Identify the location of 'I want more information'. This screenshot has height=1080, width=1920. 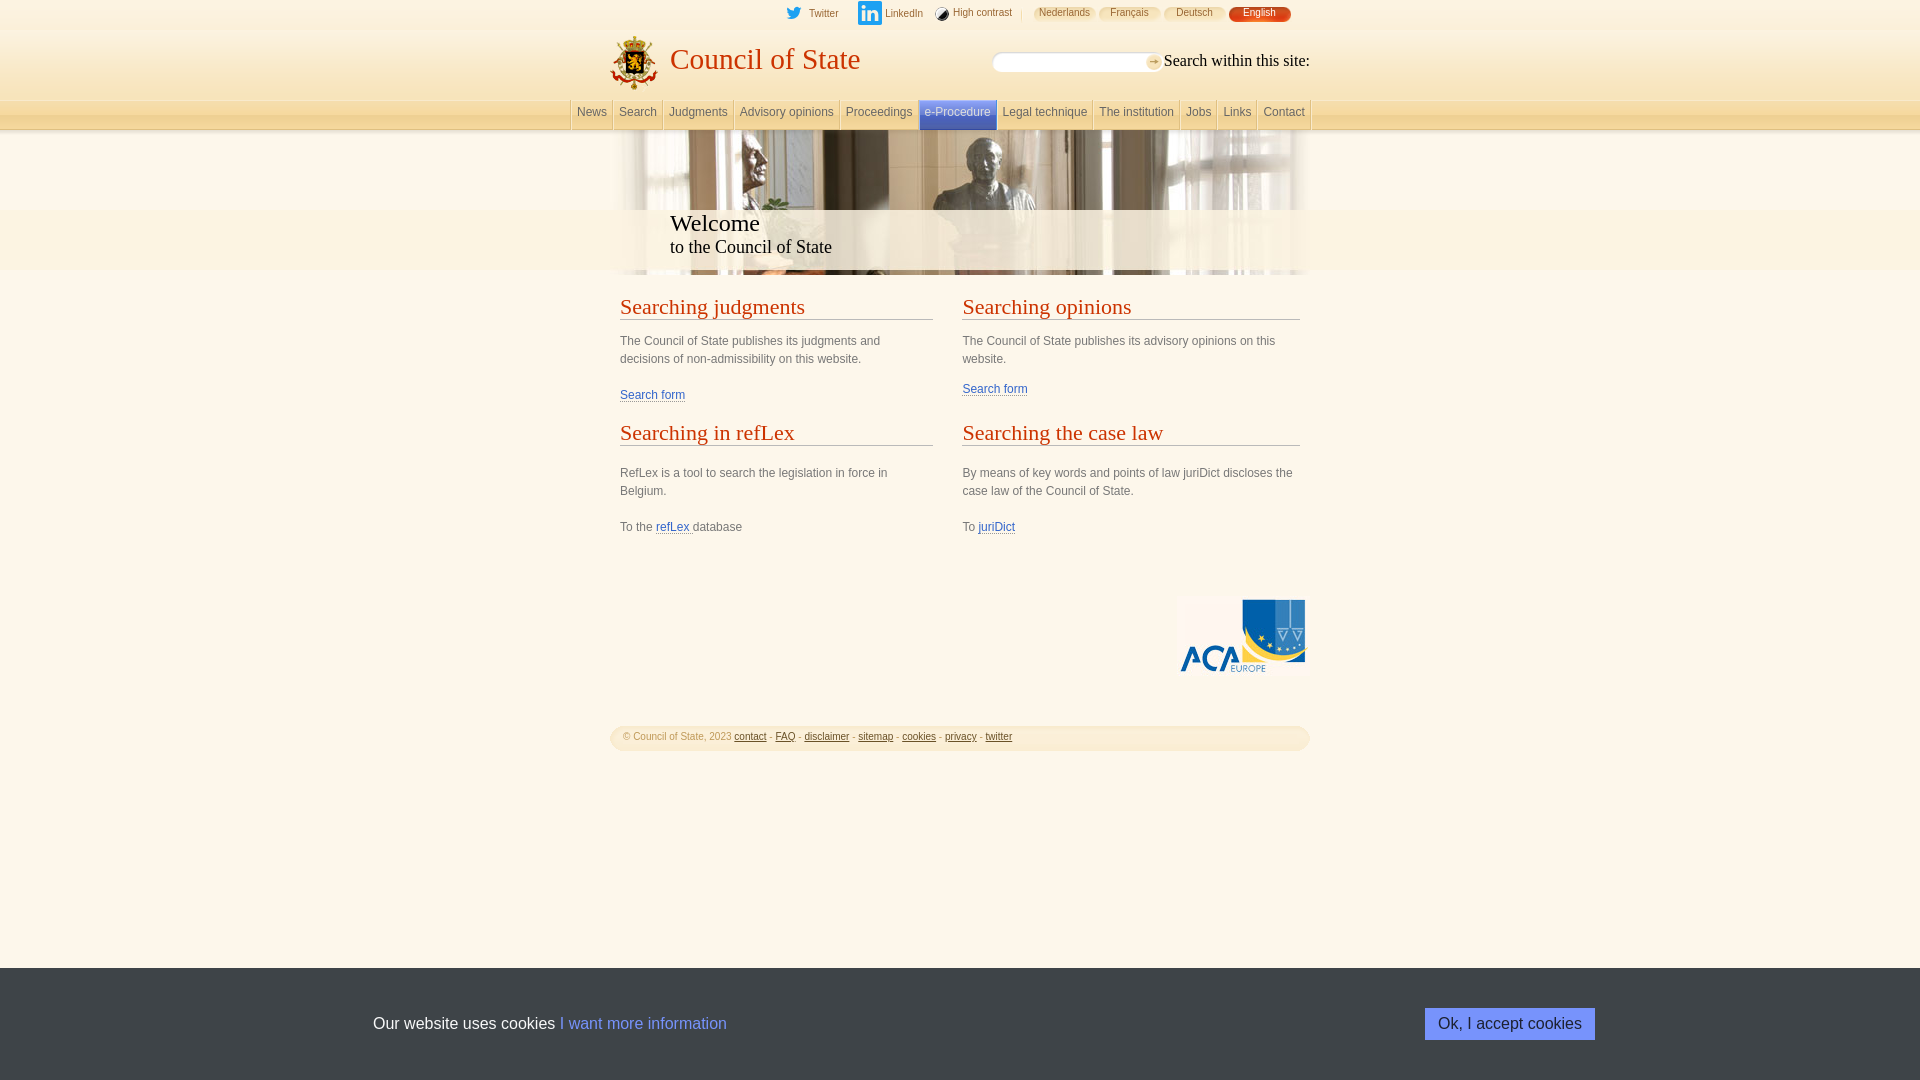
(643, 1023).